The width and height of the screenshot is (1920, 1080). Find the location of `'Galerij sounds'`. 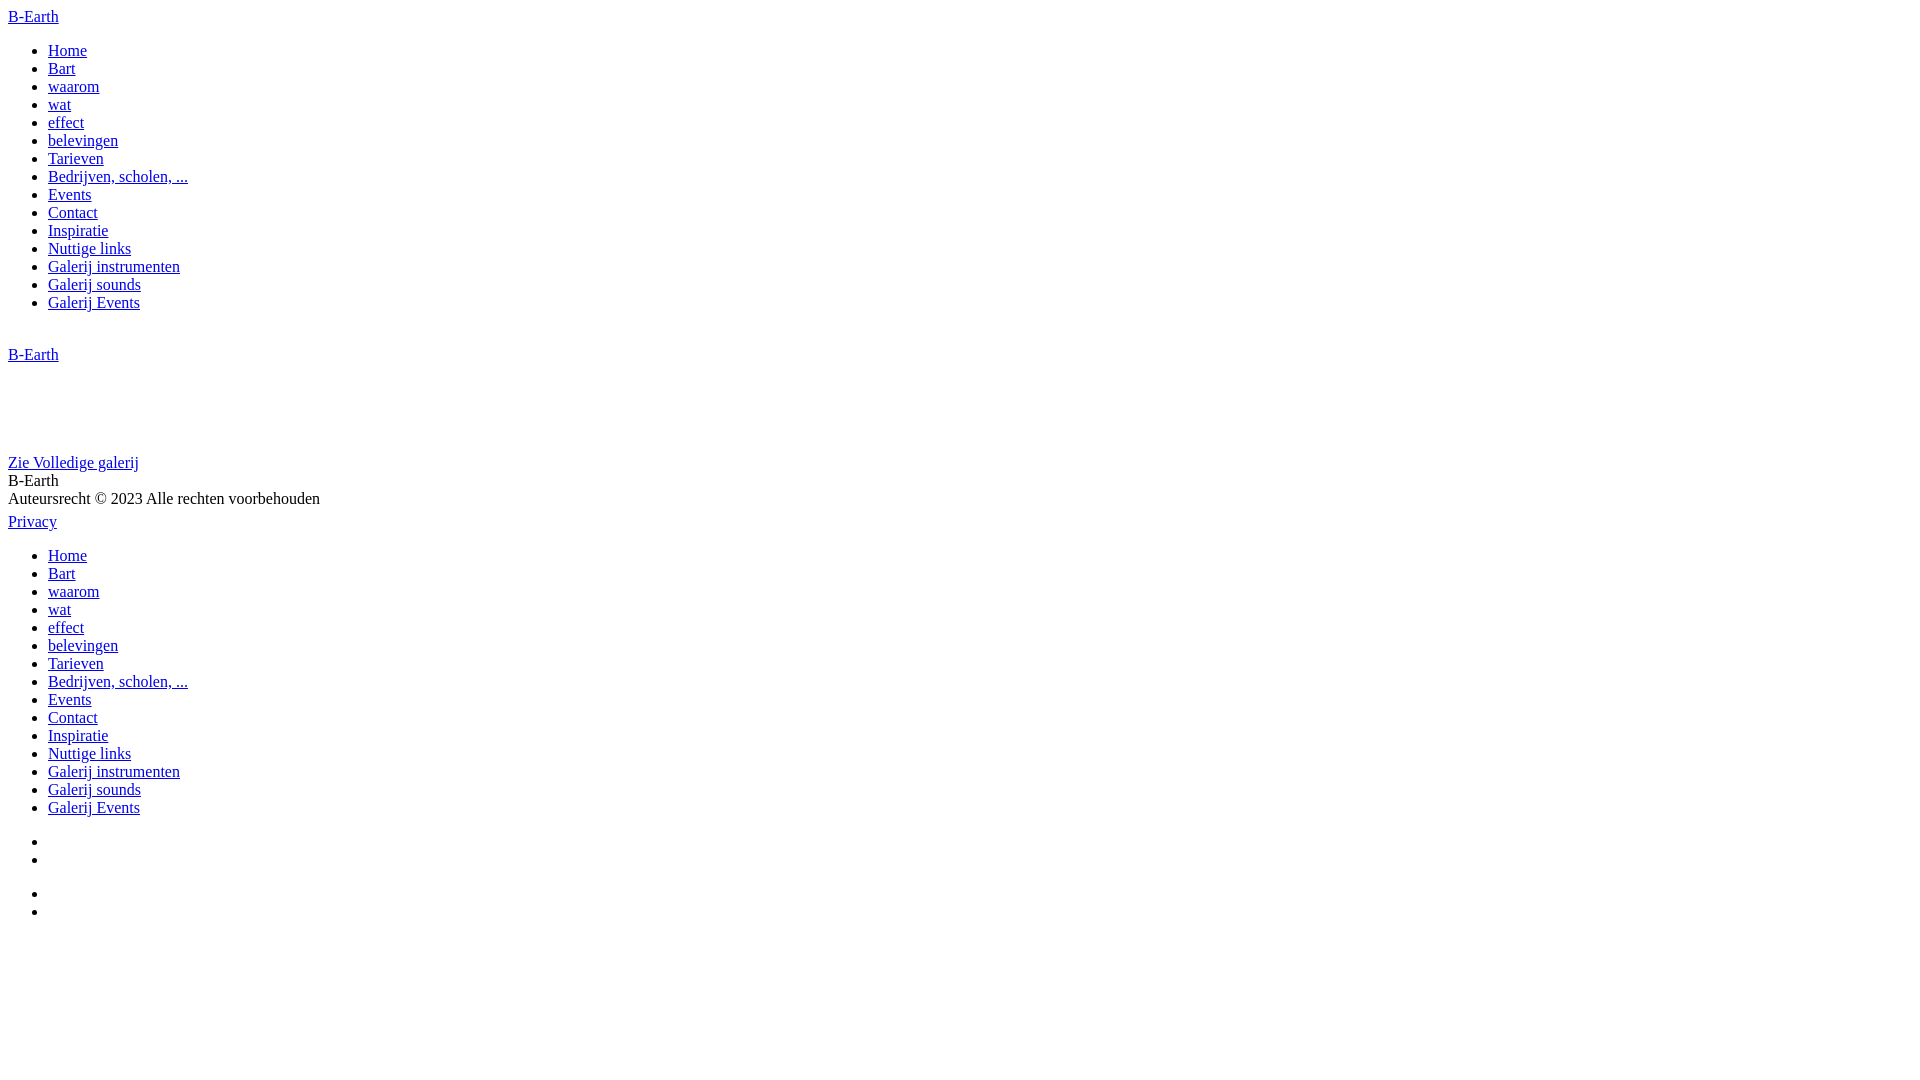

'Galerij sounds' is located at coordinates (93, 788).